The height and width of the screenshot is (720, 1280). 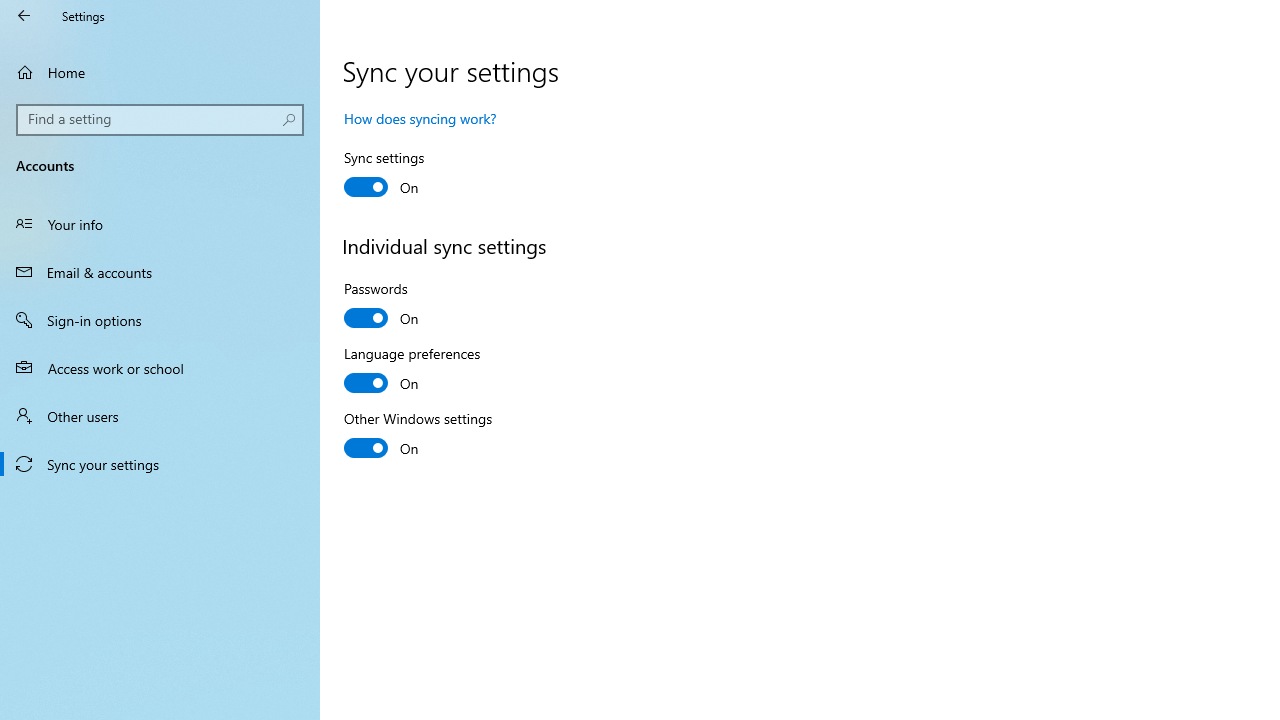 What do you see at coordinates (160, 71) in the screenshot?
I see `'Home'` at bounding box center [160, 71].